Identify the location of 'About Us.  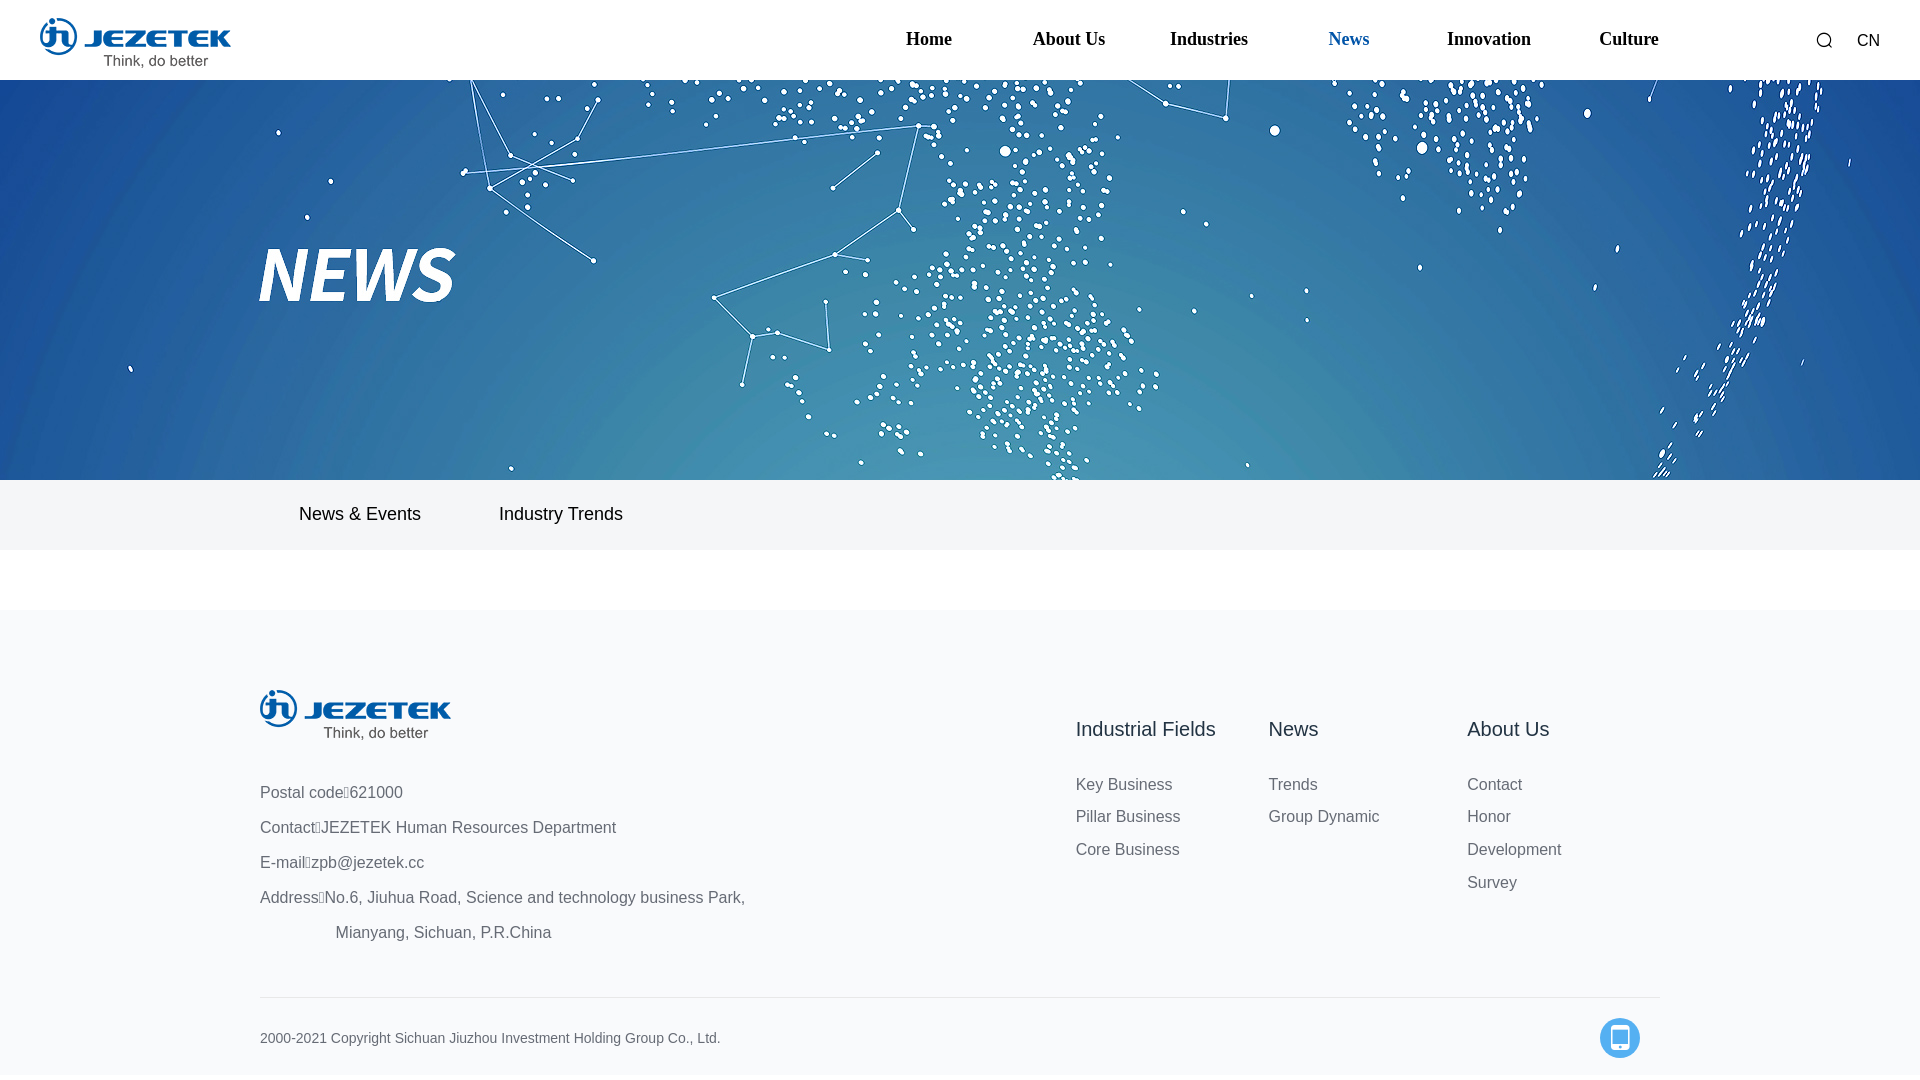
(1068, 39).